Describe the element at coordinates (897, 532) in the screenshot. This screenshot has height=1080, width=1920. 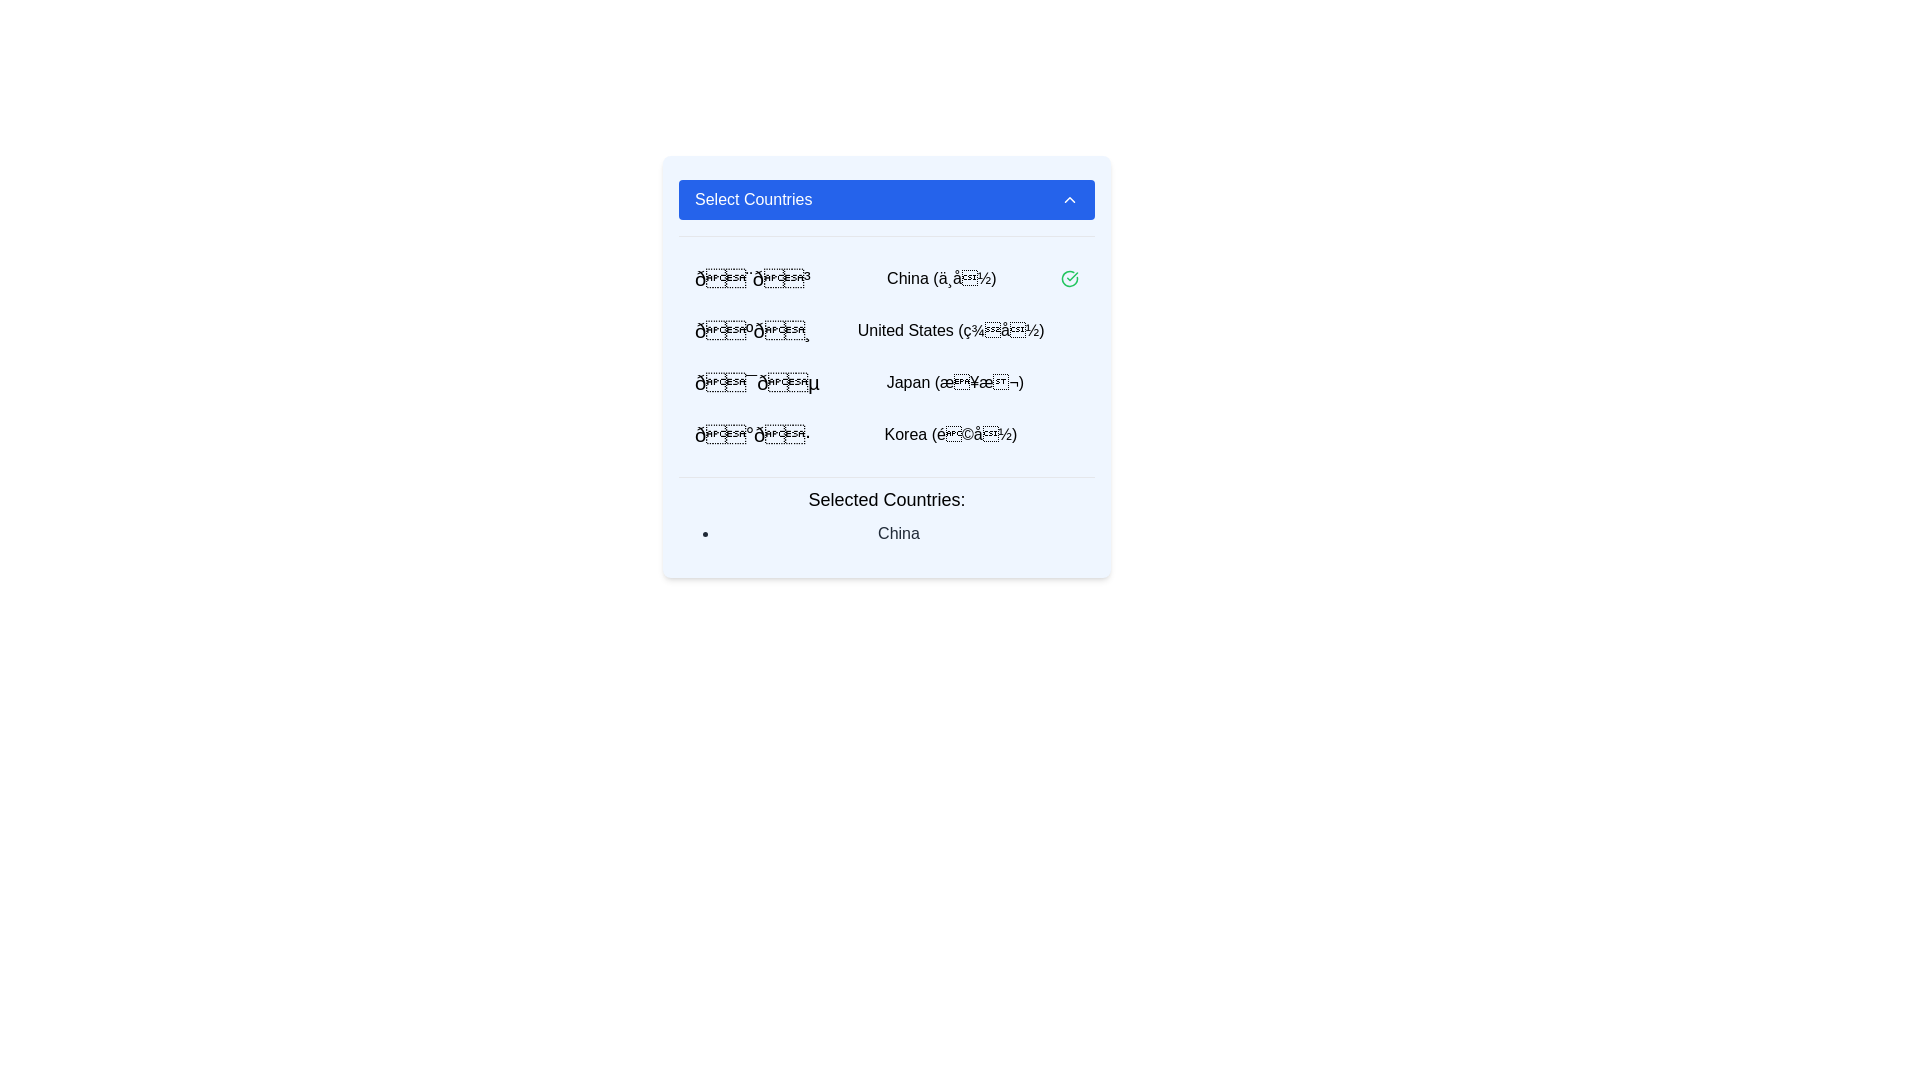
I see `the text label that indicates the selected country in the dropdown or list interface, positioned beneath the 'Selected Countries:' heading` at that location.